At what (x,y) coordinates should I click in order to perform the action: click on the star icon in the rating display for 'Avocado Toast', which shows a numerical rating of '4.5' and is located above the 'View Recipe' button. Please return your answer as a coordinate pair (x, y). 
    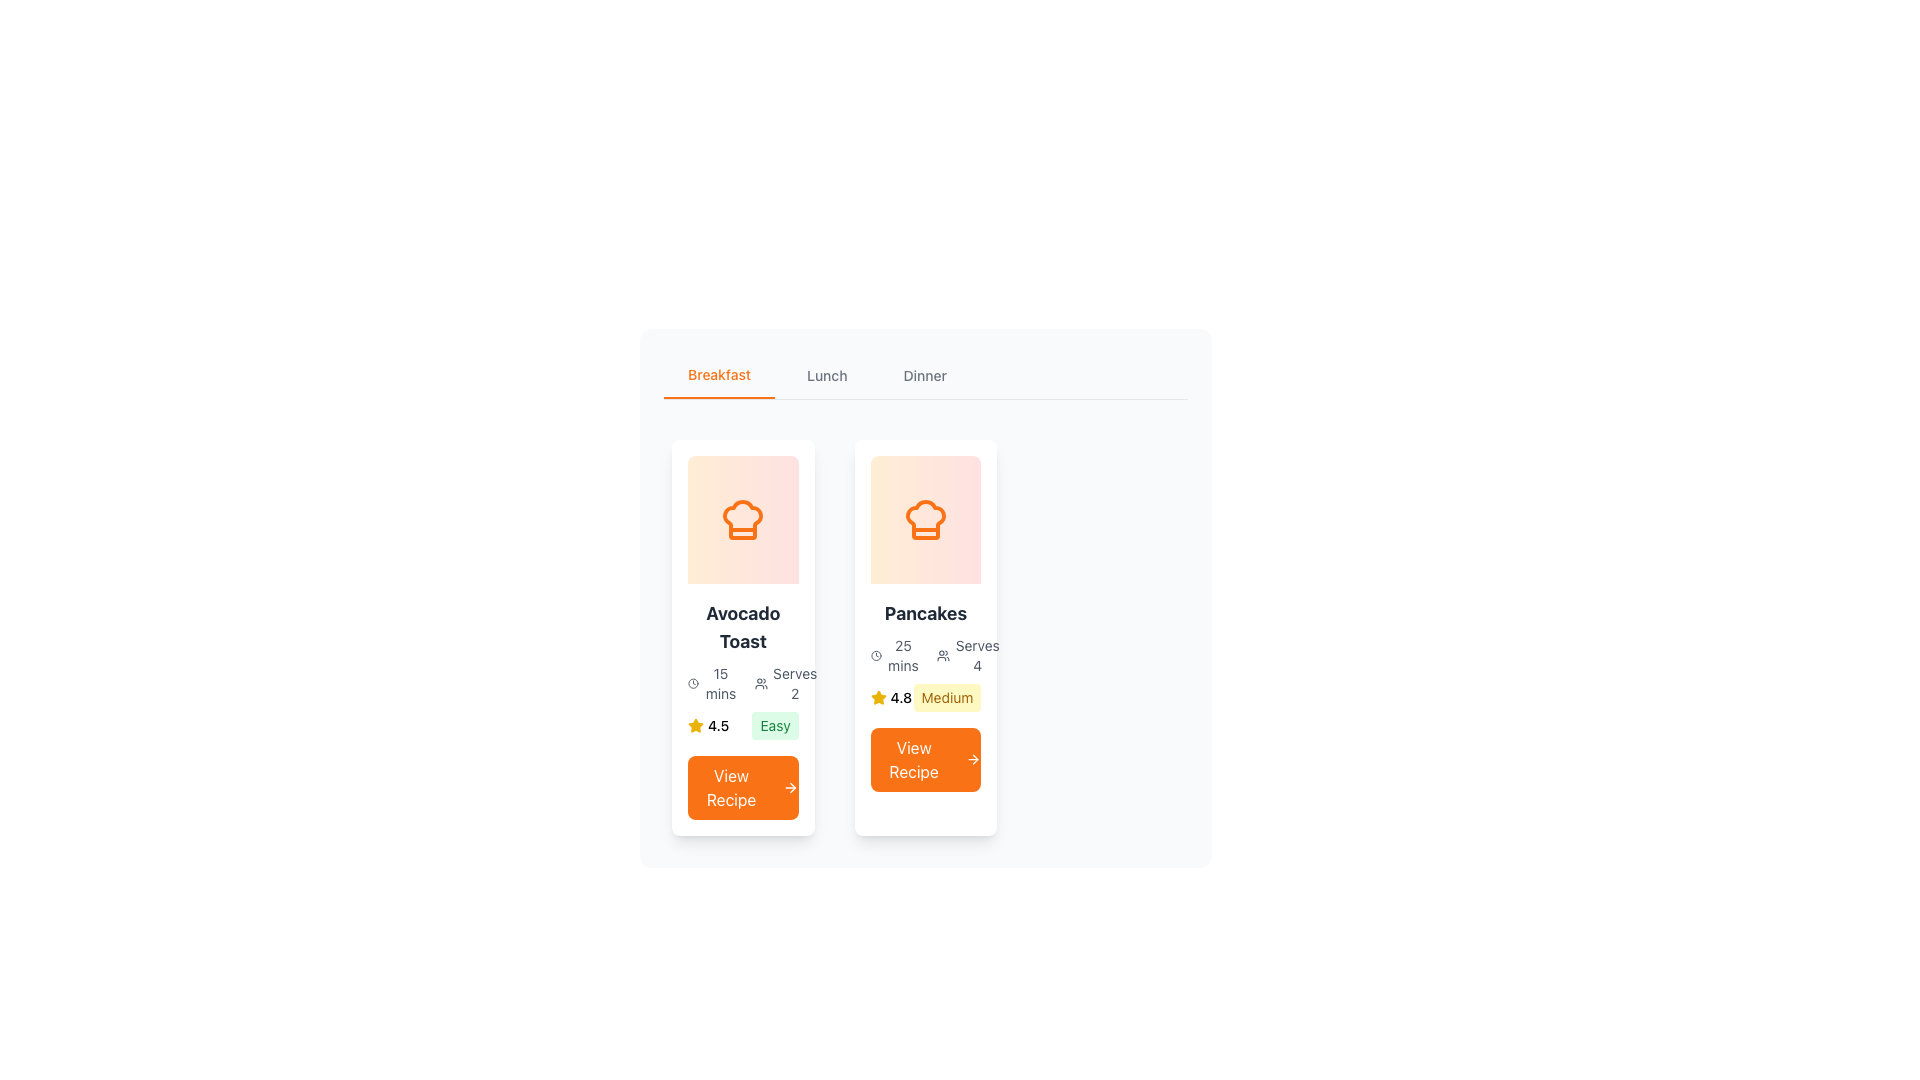
    Looking at the image, I should click on (708, 725).